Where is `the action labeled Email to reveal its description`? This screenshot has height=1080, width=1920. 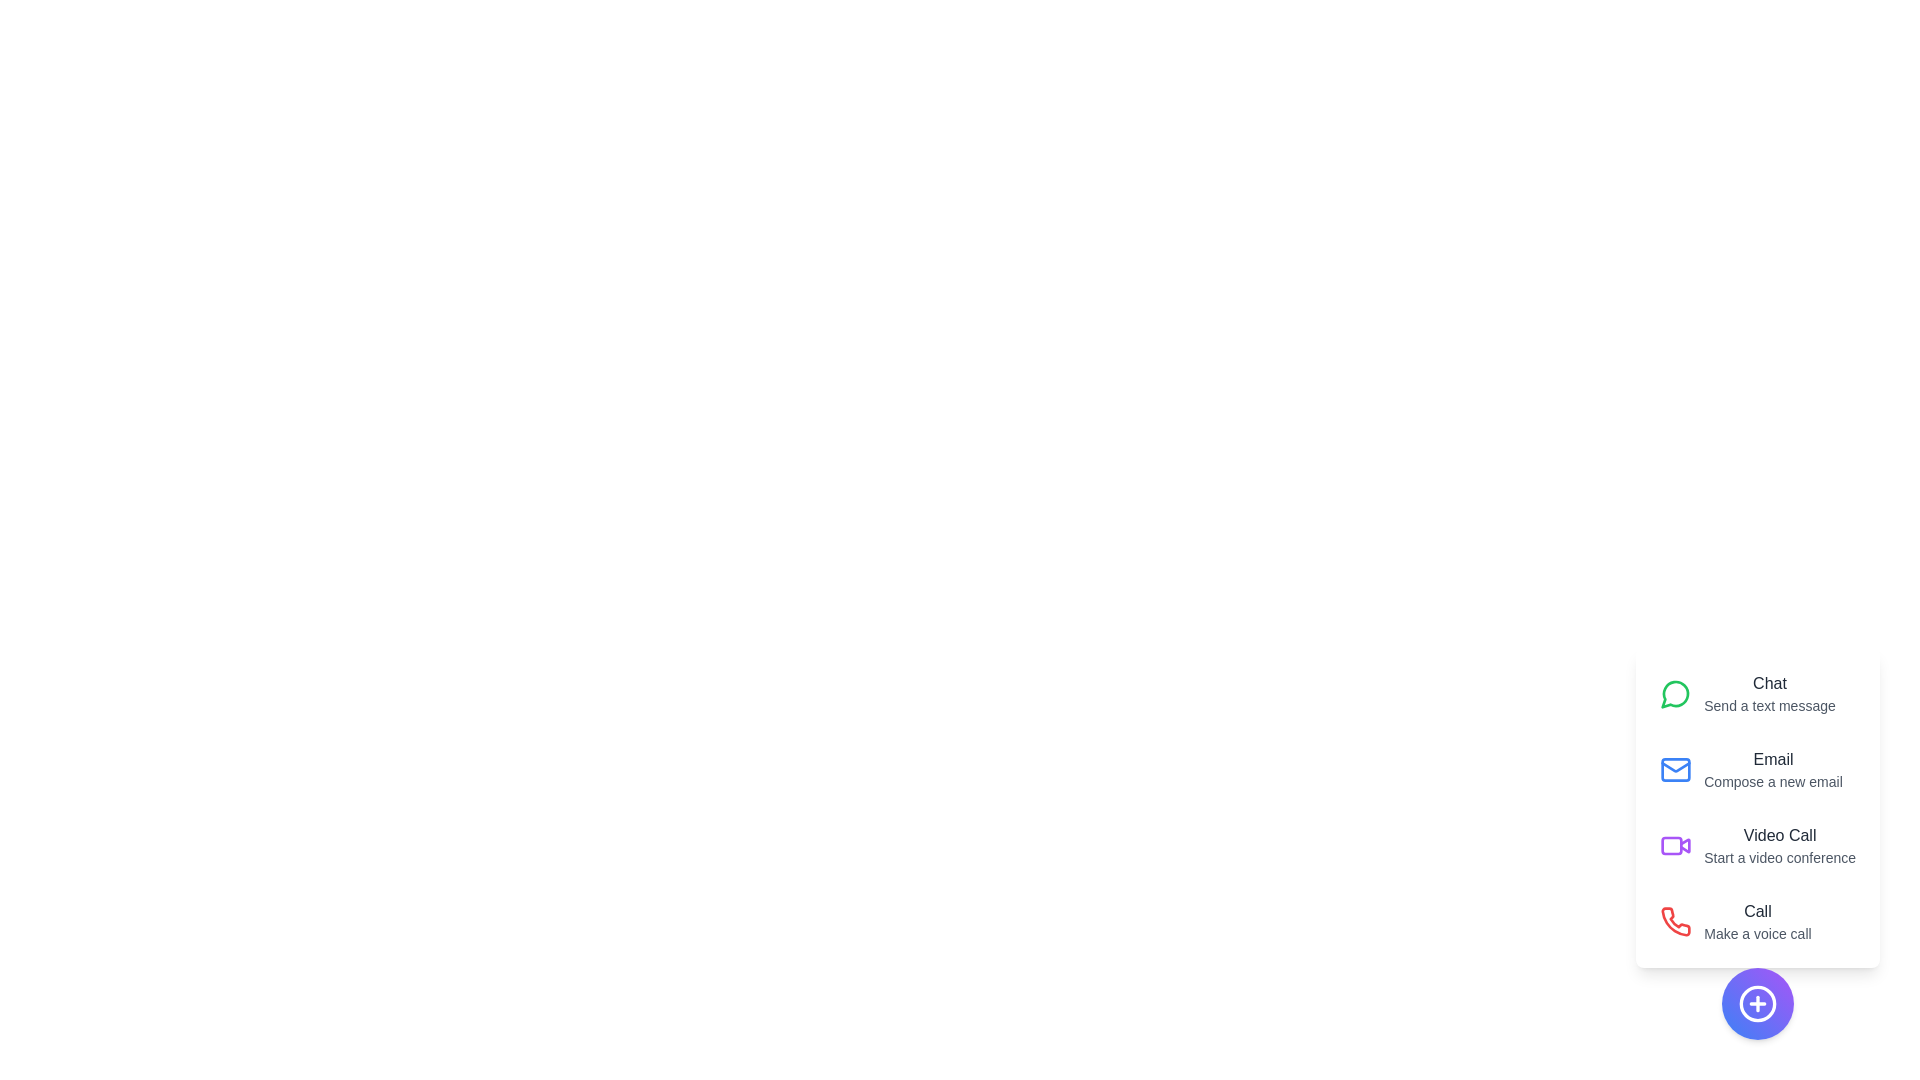 the action labeled Email to reveal its description is located at coordinates (1757, 769).